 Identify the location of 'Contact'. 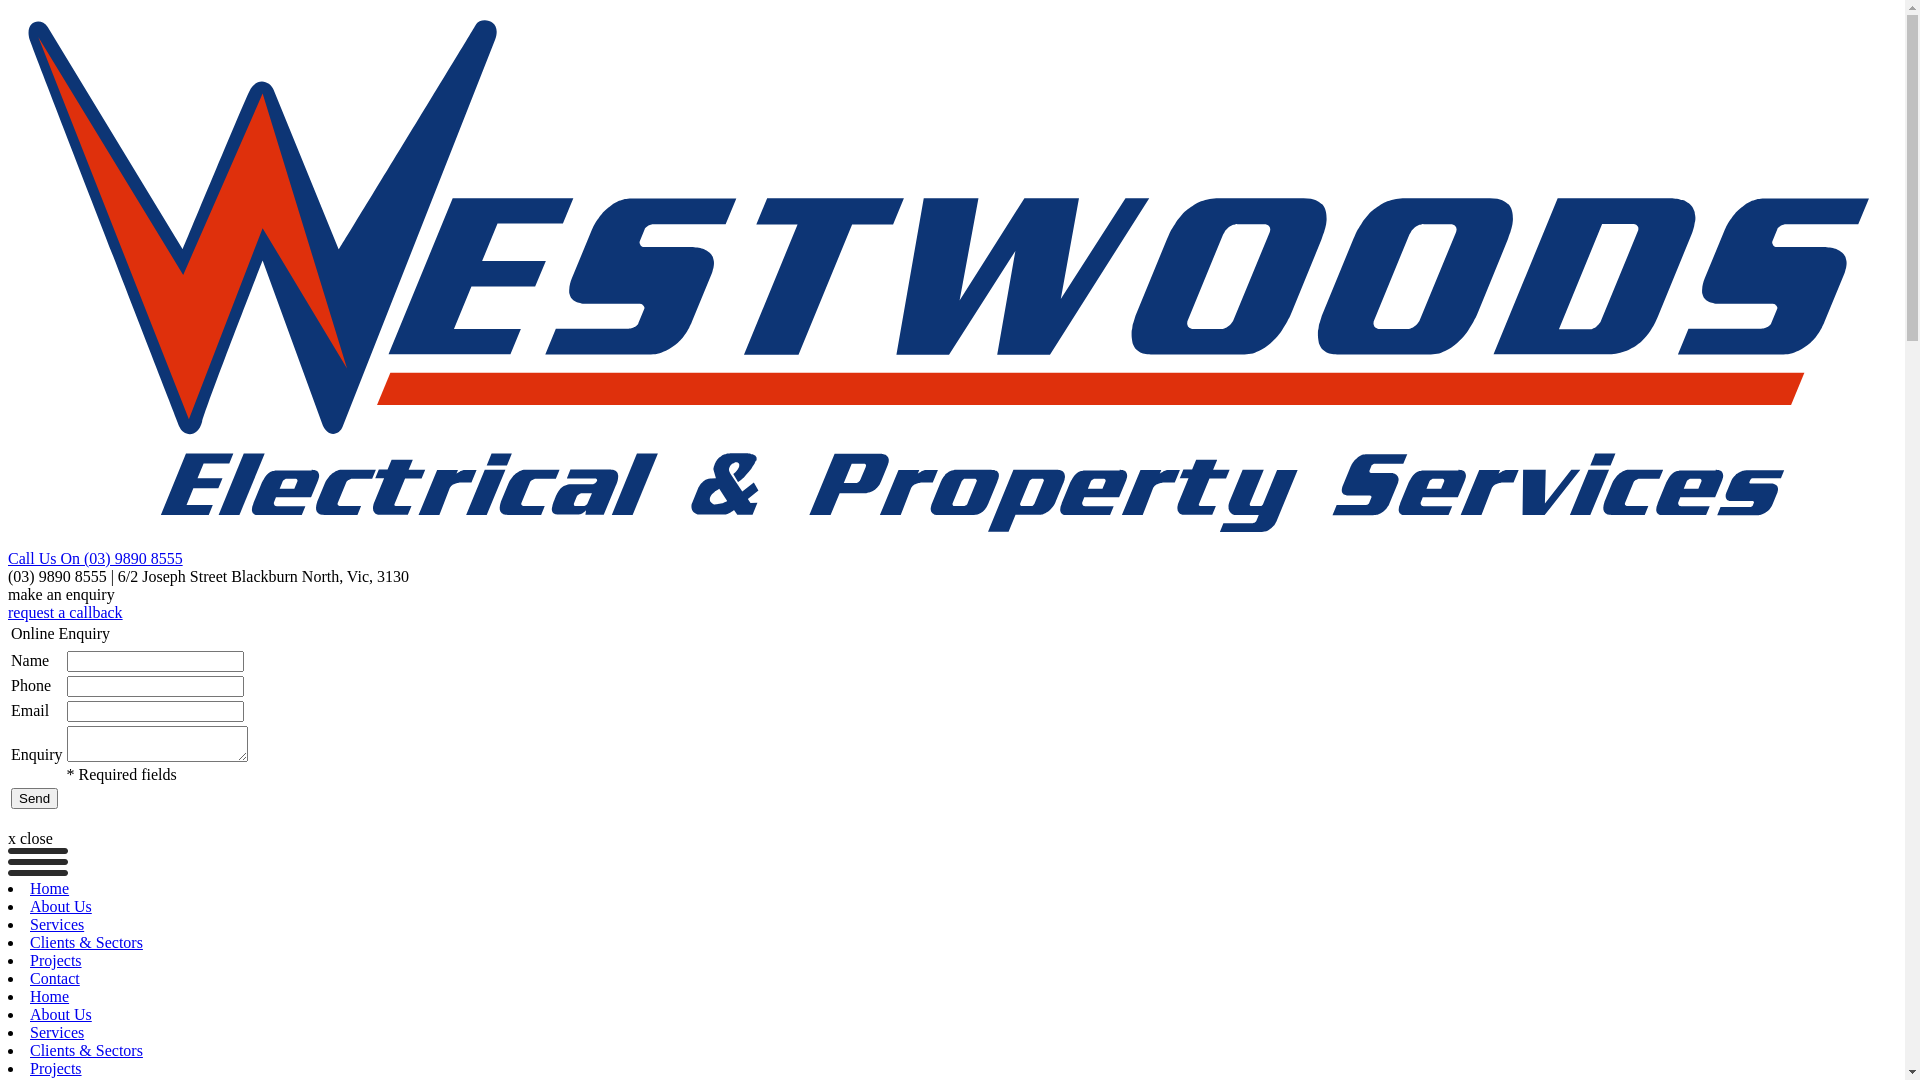
(54, 977).